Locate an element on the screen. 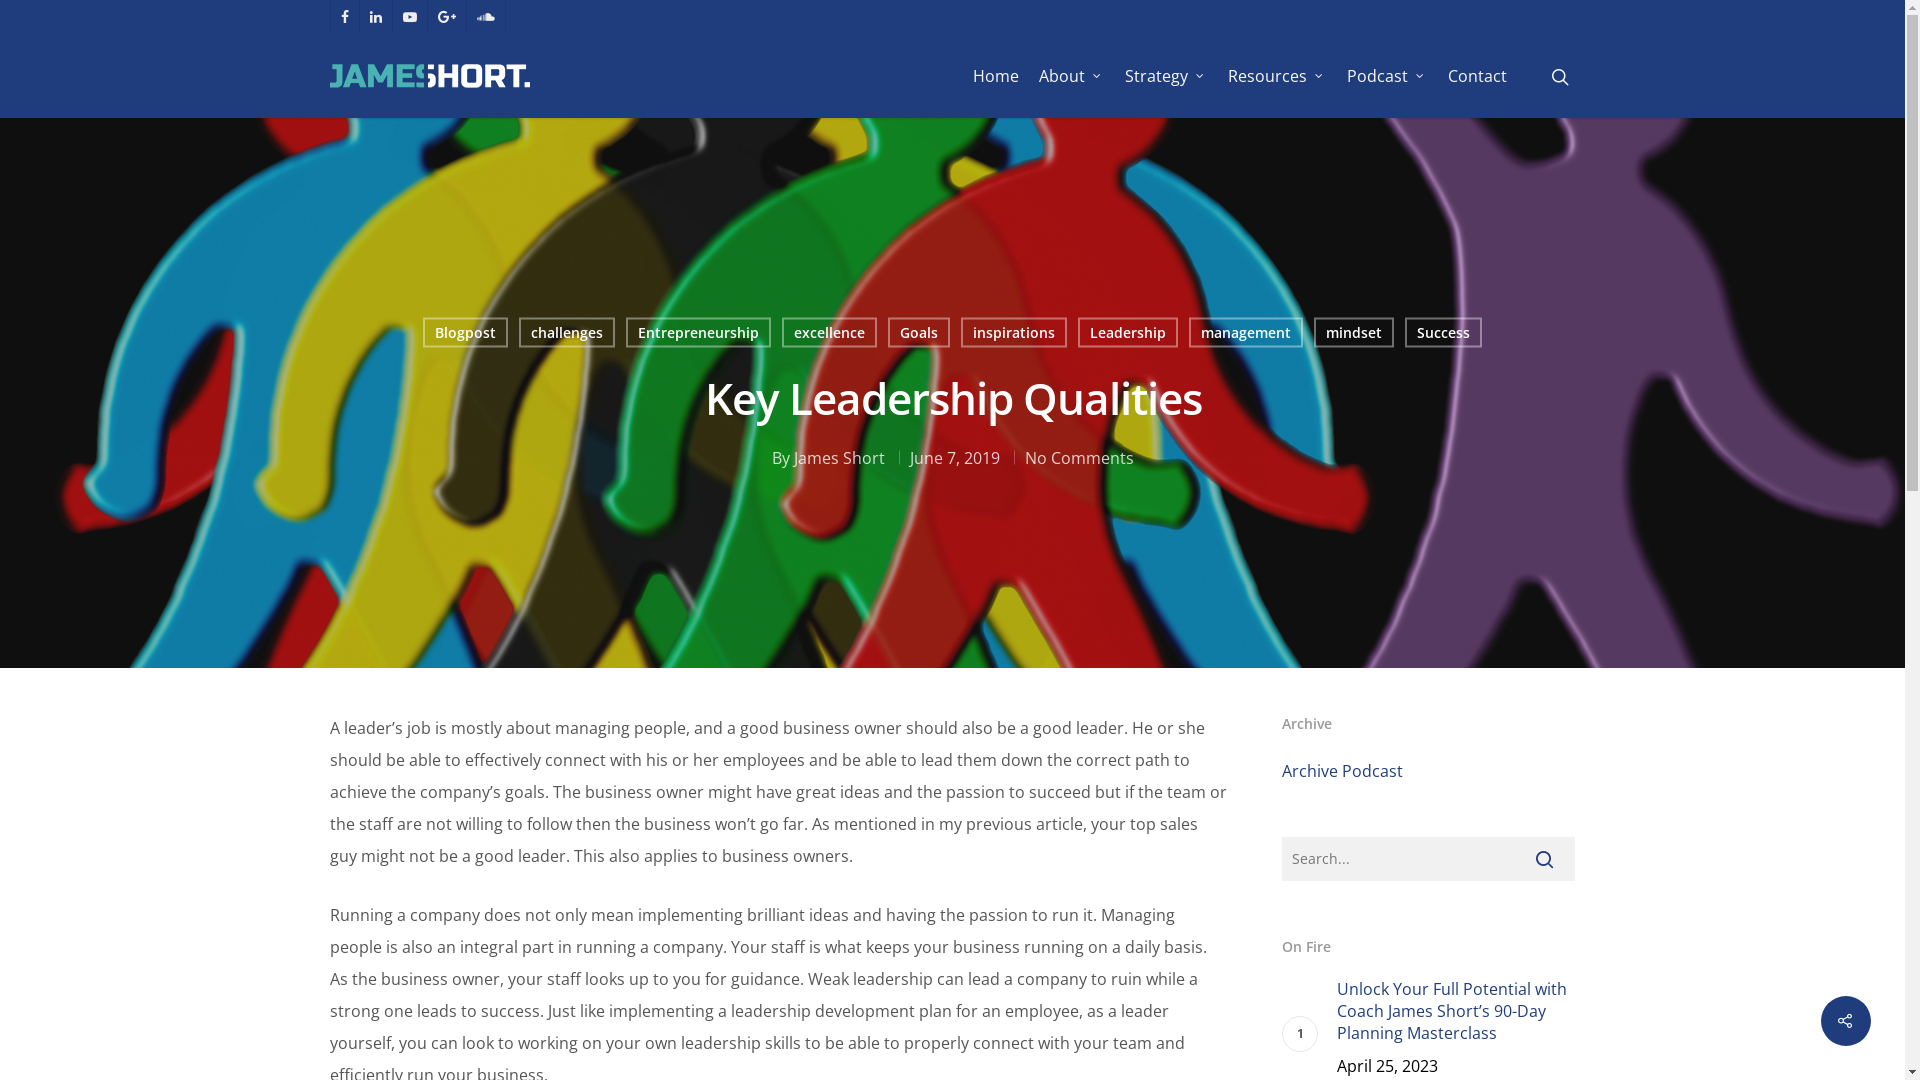 The height and width of the screenshot is (1080, 1920). 'management' is located at coordinates (1243, 331).